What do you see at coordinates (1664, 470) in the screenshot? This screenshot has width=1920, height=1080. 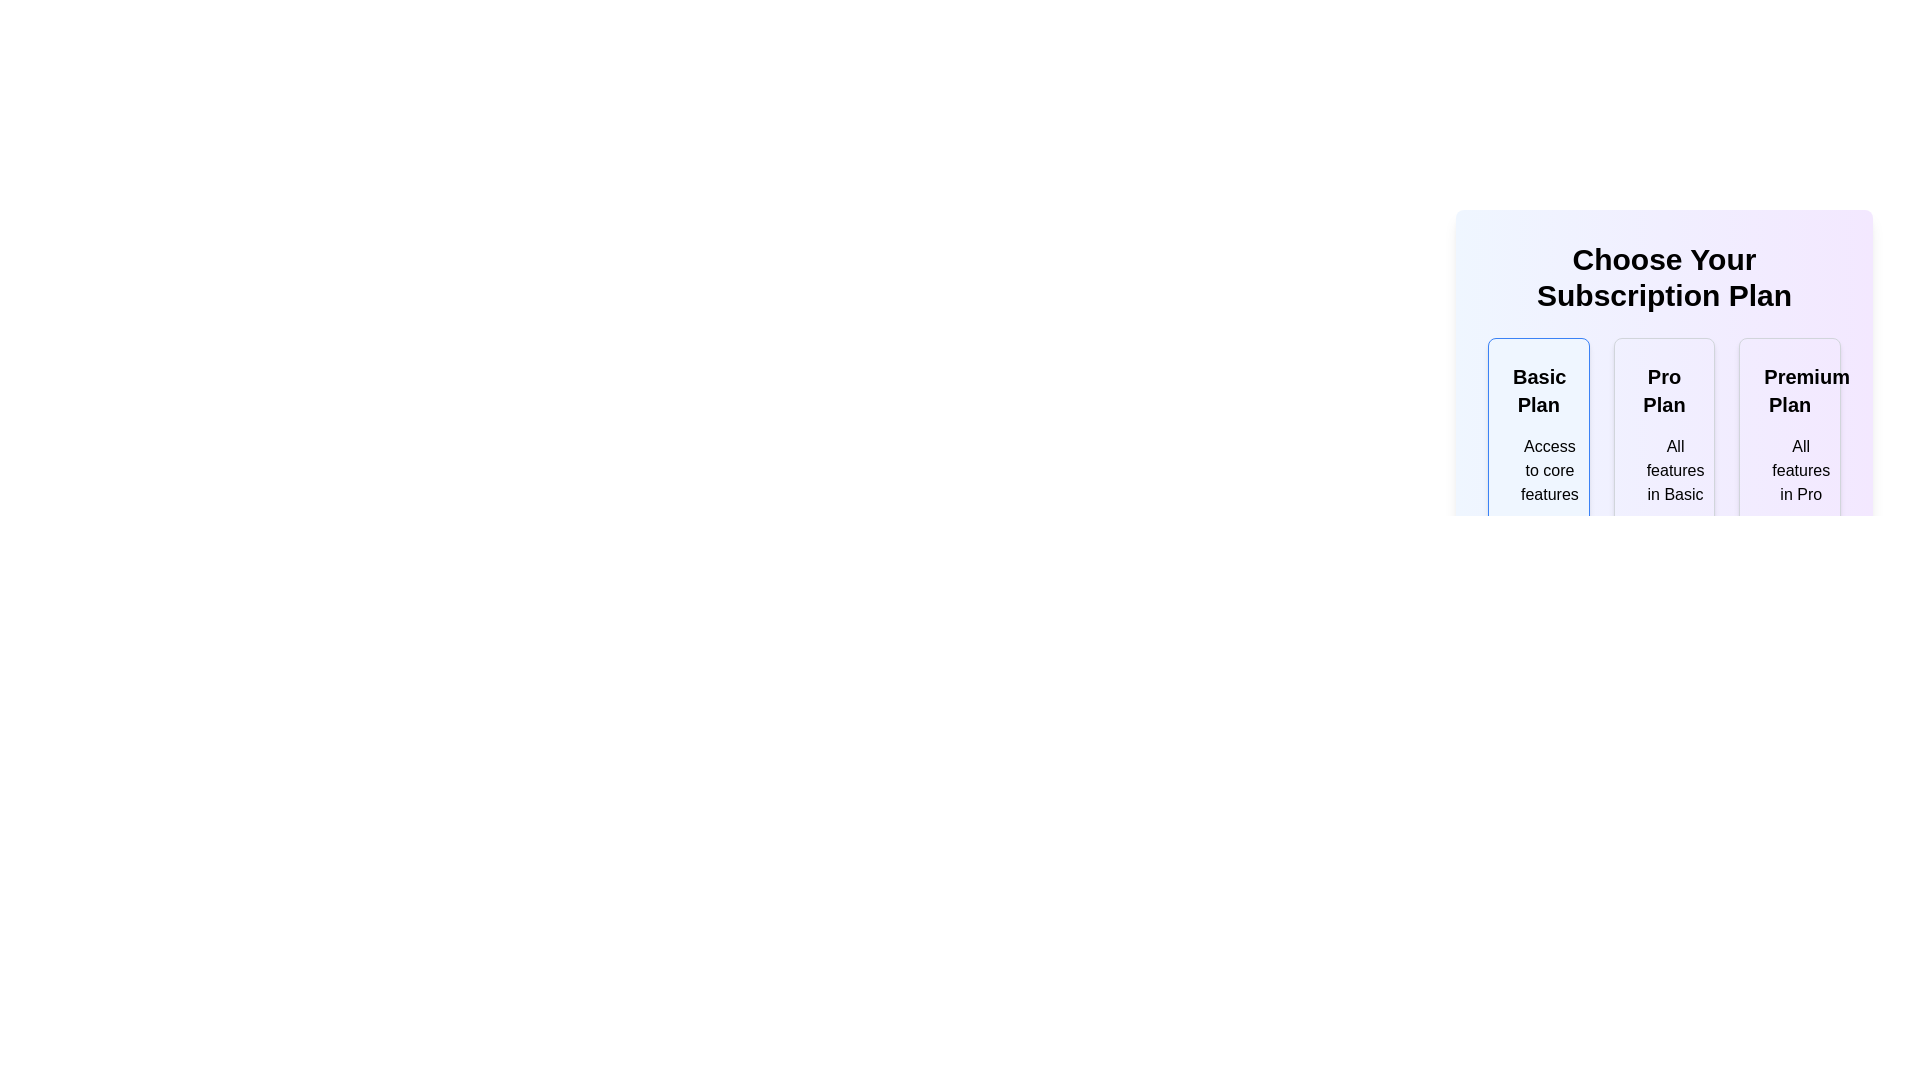 I see `the static text element that reads 'All features in Basic' within the 'Pro Plan' subscription plan card` at bounding box center [1664, 470].